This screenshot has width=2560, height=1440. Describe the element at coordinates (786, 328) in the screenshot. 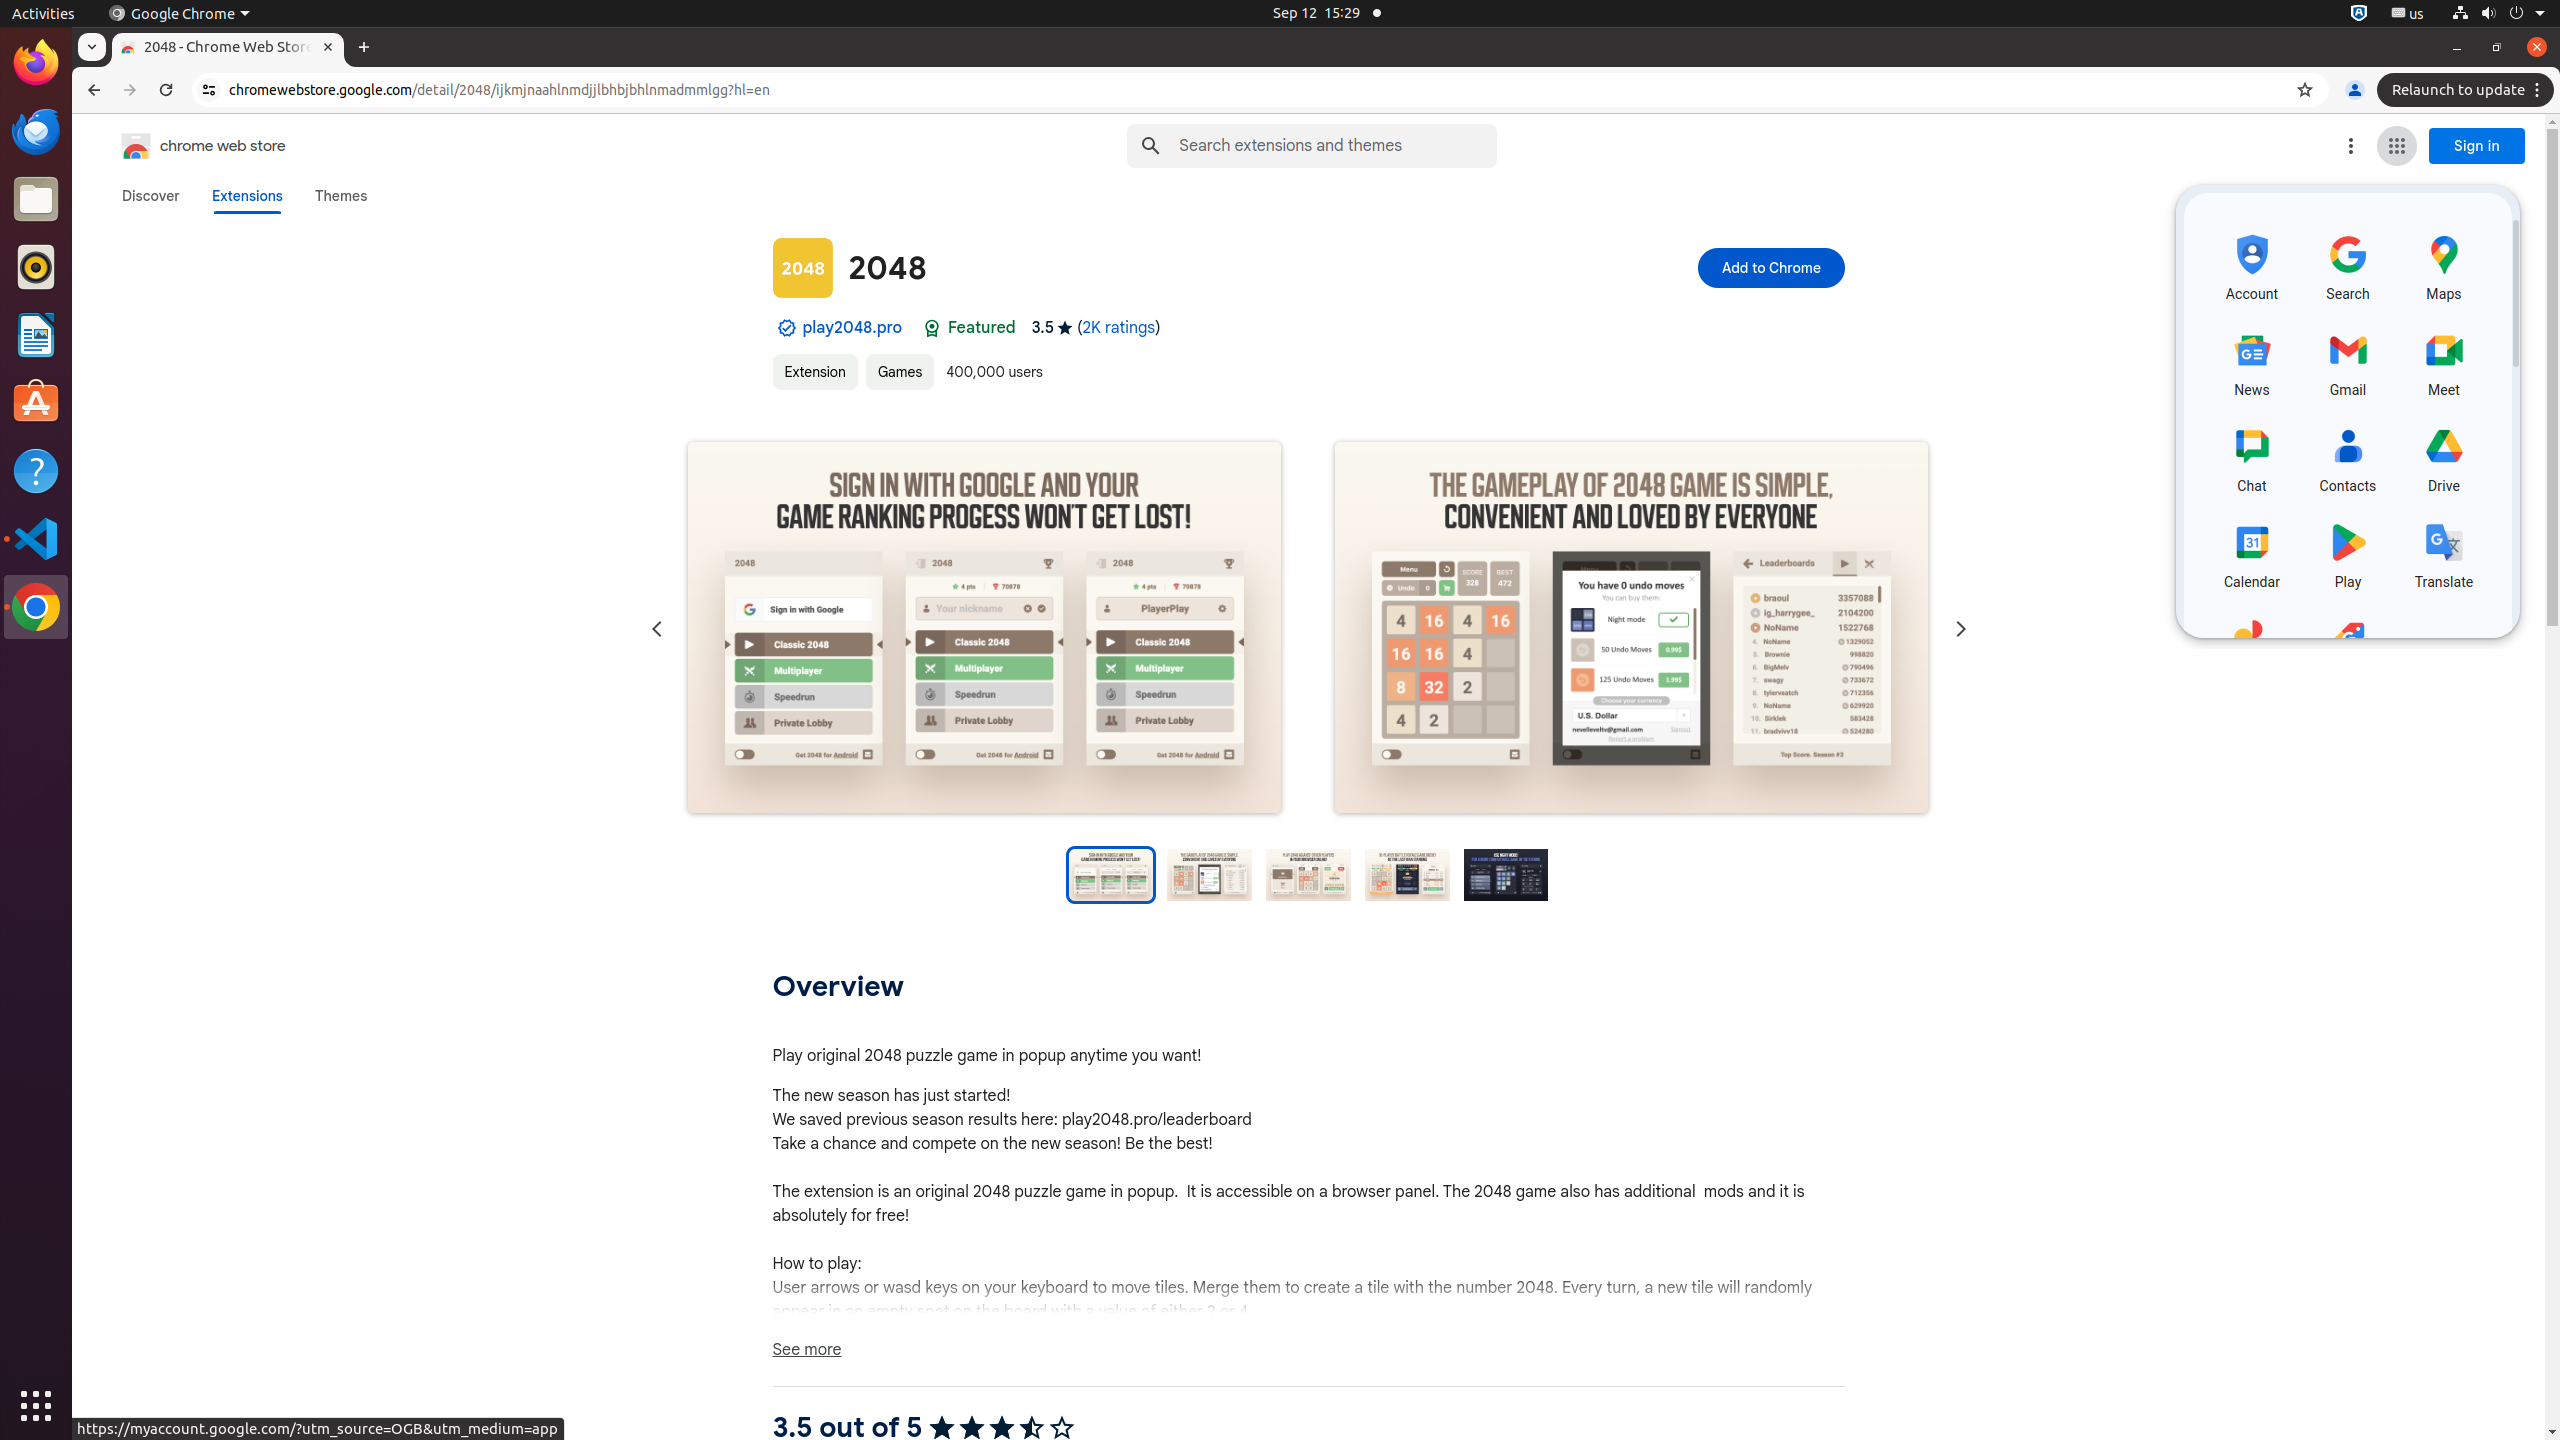

I see `'By Established Publisher Badge'` at that location.